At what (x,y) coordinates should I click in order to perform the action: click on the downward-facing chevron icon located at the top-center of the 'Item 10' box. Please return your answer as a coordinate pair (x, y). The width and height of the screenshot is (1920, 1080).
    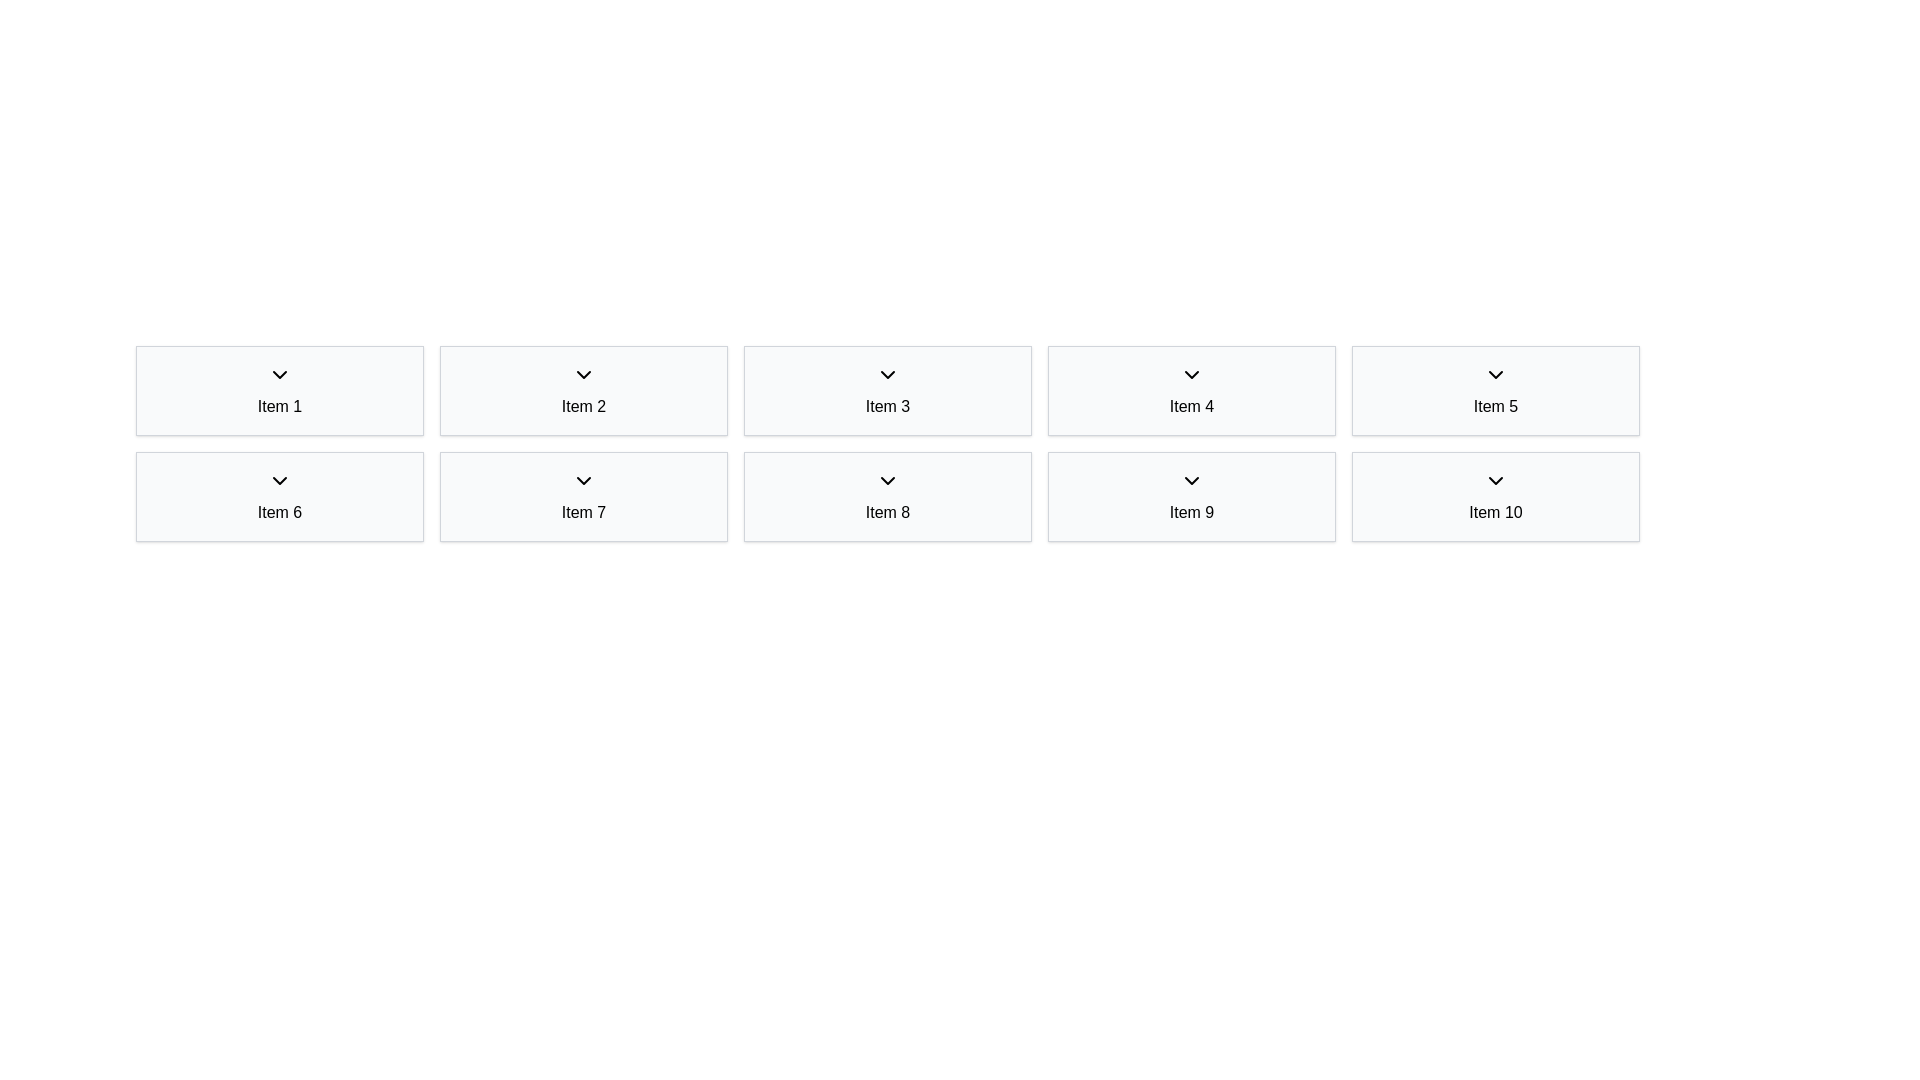
    Looking at the image, I should click on (1496, 481).